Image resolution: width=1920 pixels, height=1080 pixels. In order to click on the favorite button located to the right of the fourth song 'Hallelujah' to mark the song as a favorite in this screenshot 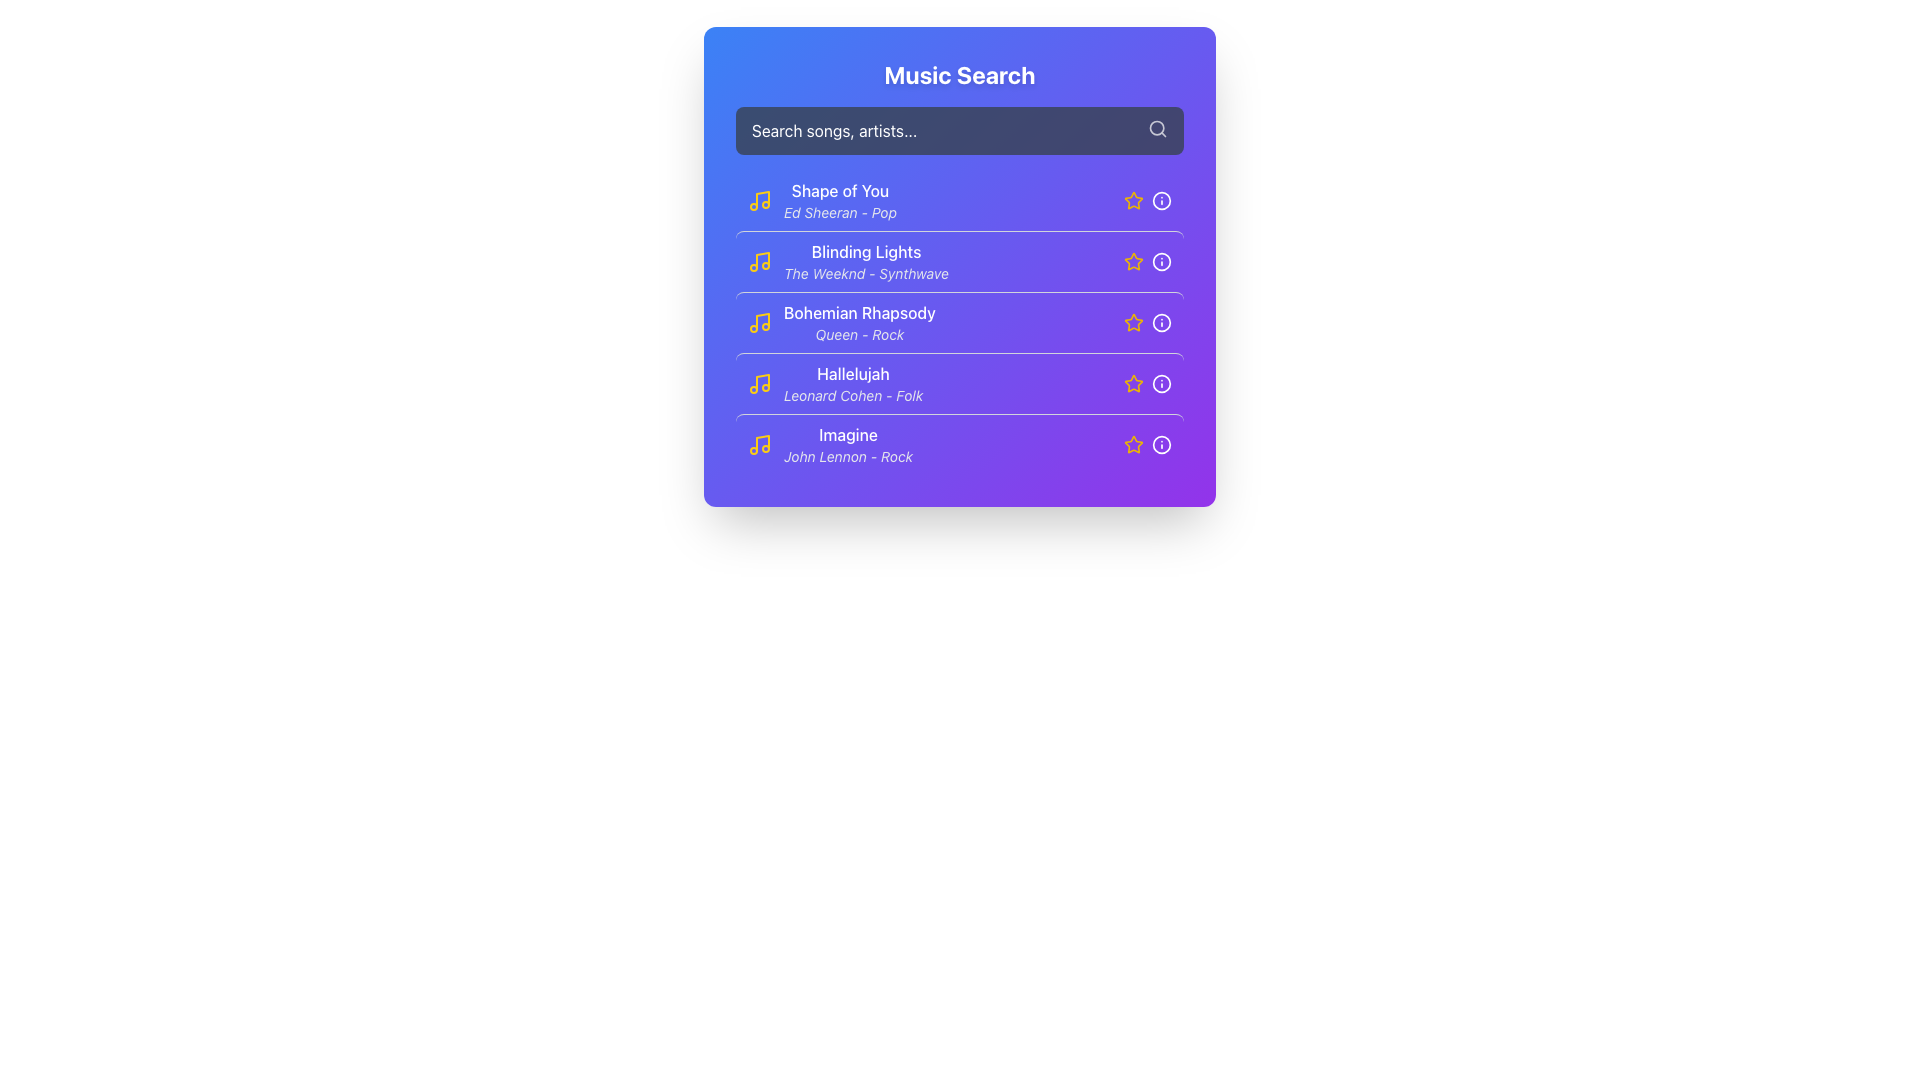, I will do `click(1133, 383)`.